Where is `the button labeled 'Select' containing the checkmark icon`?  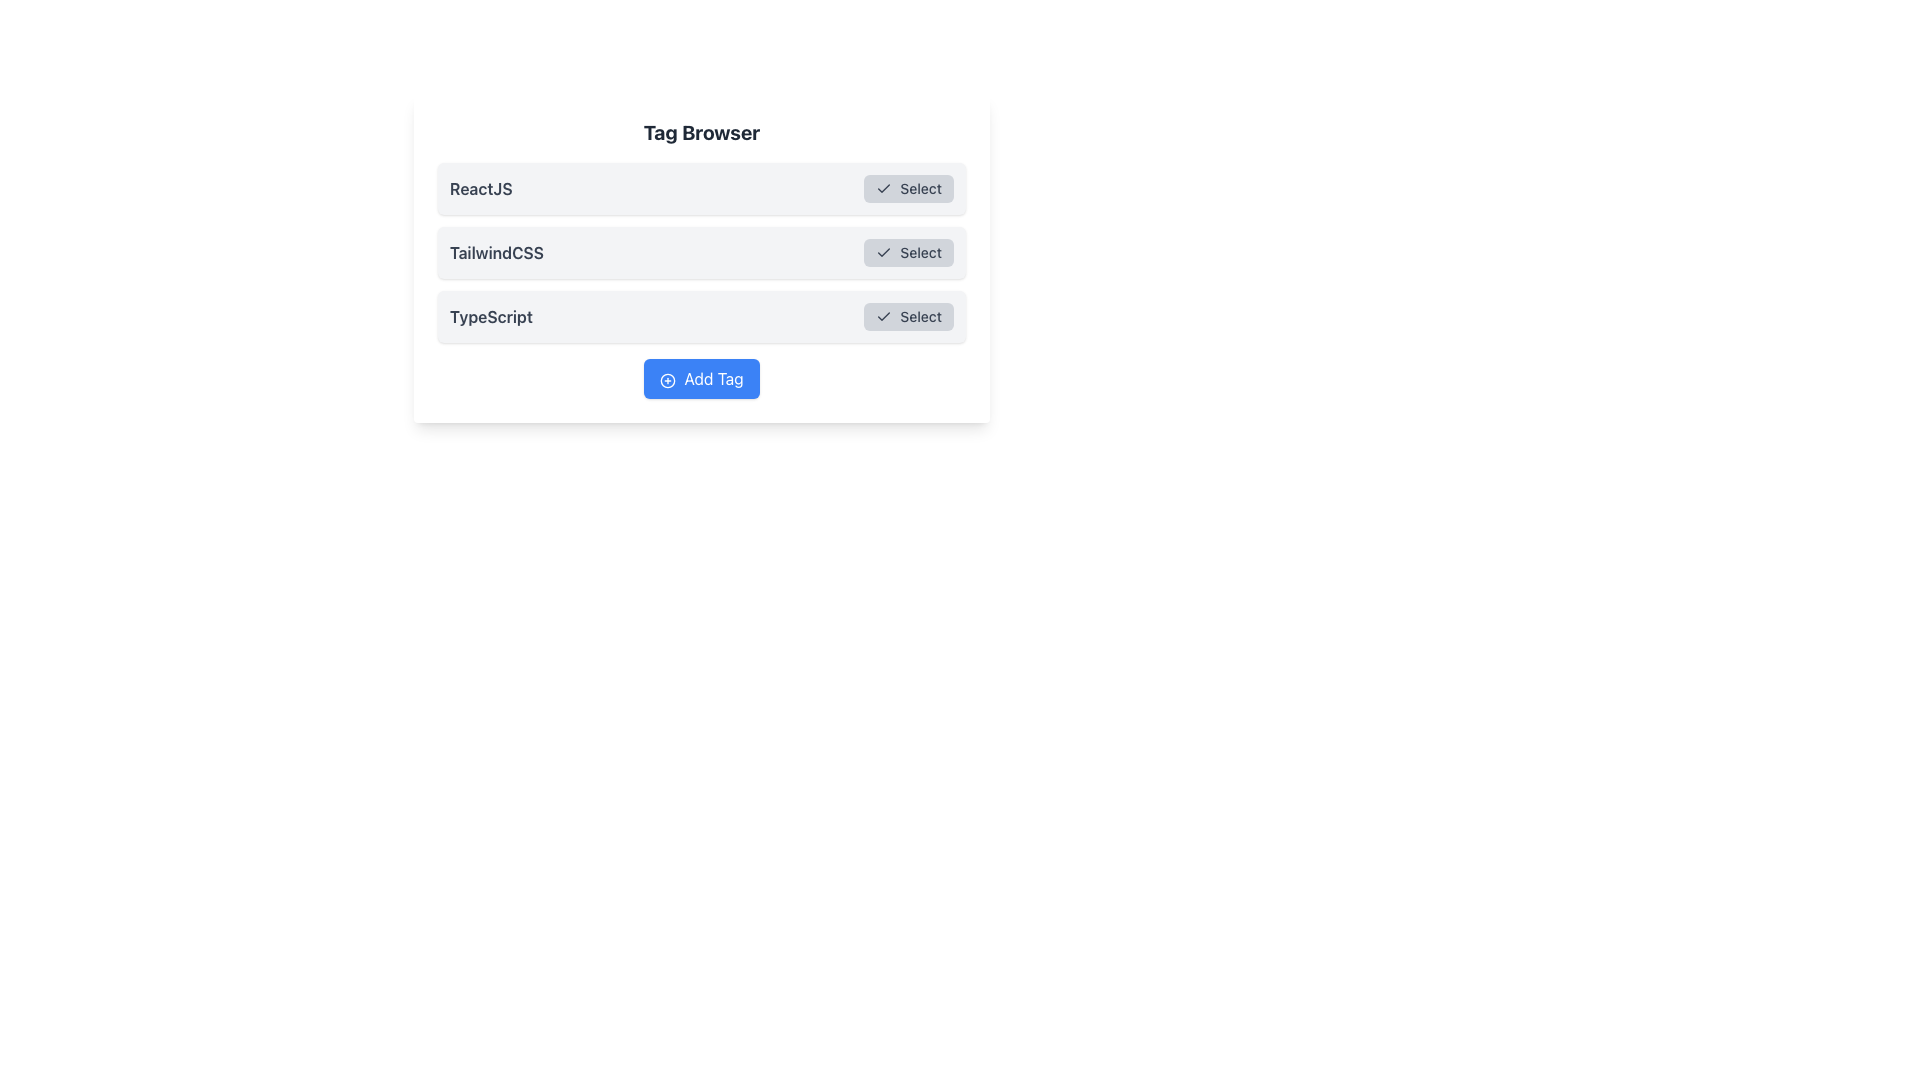
the button labeled 'Select' containing the checkmark icon is located at coordinates (883, 252).